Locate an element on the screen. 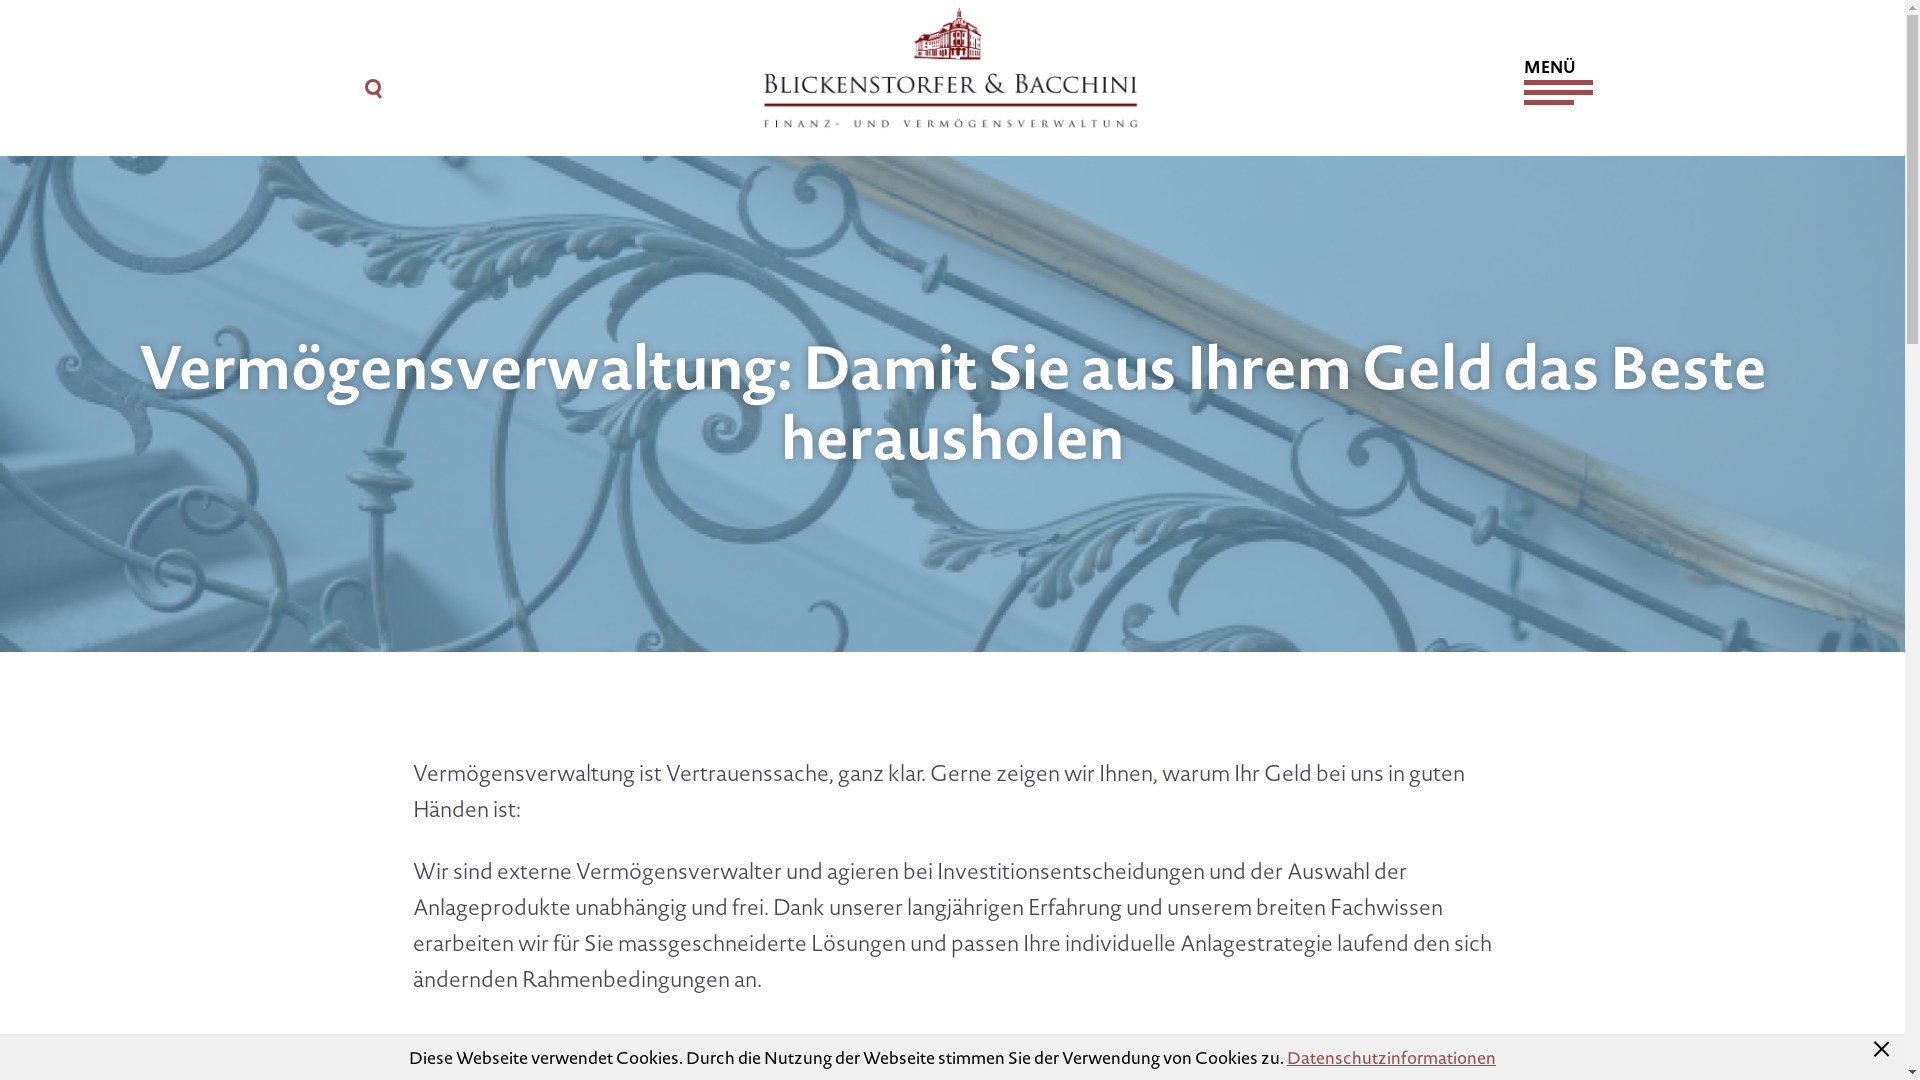 The image size is (1920, 1080). 'Zur Startseite' is located at coordinates (950, 64).